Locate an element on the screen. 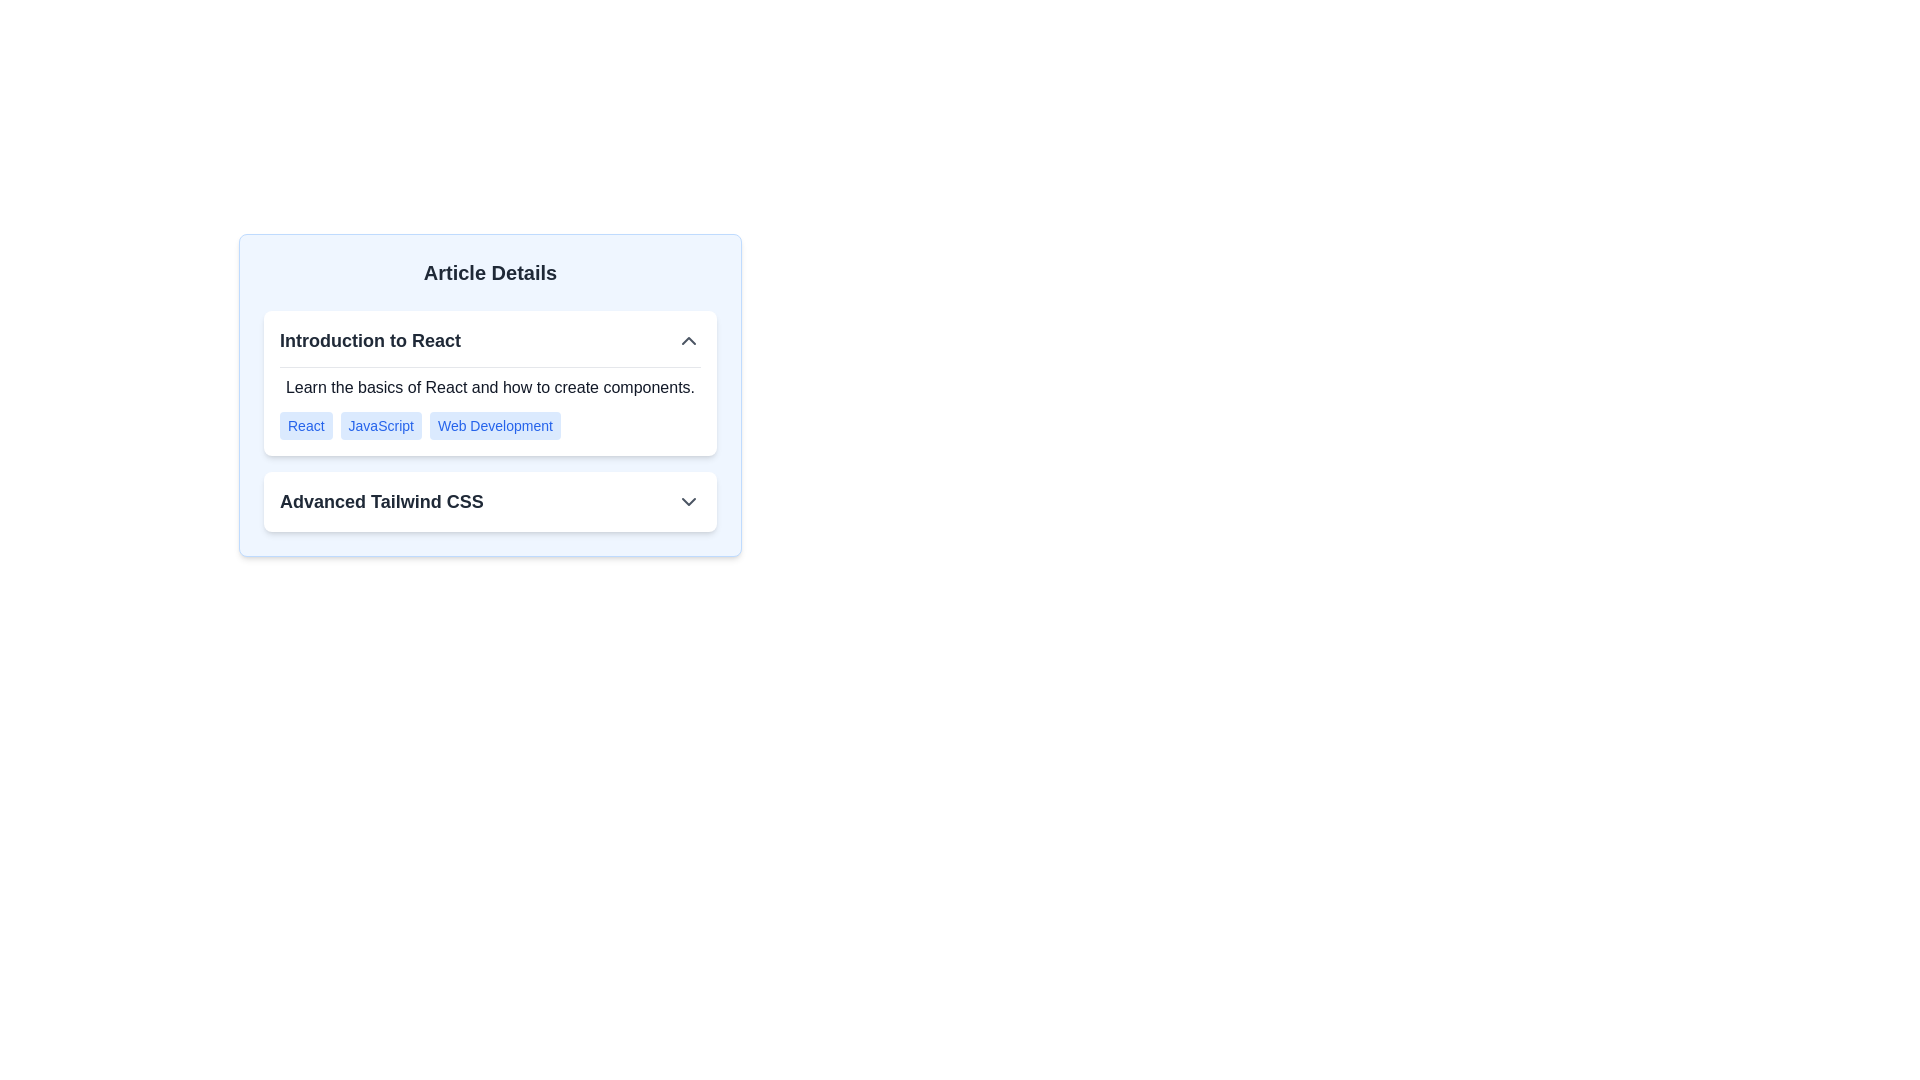  text snippet that states 'Learn the basics of React and how to create components.' which is styled as a standalone paragraph and located in the center of the card labeled 'Introduction to React' is located at coordinates (490, 388).